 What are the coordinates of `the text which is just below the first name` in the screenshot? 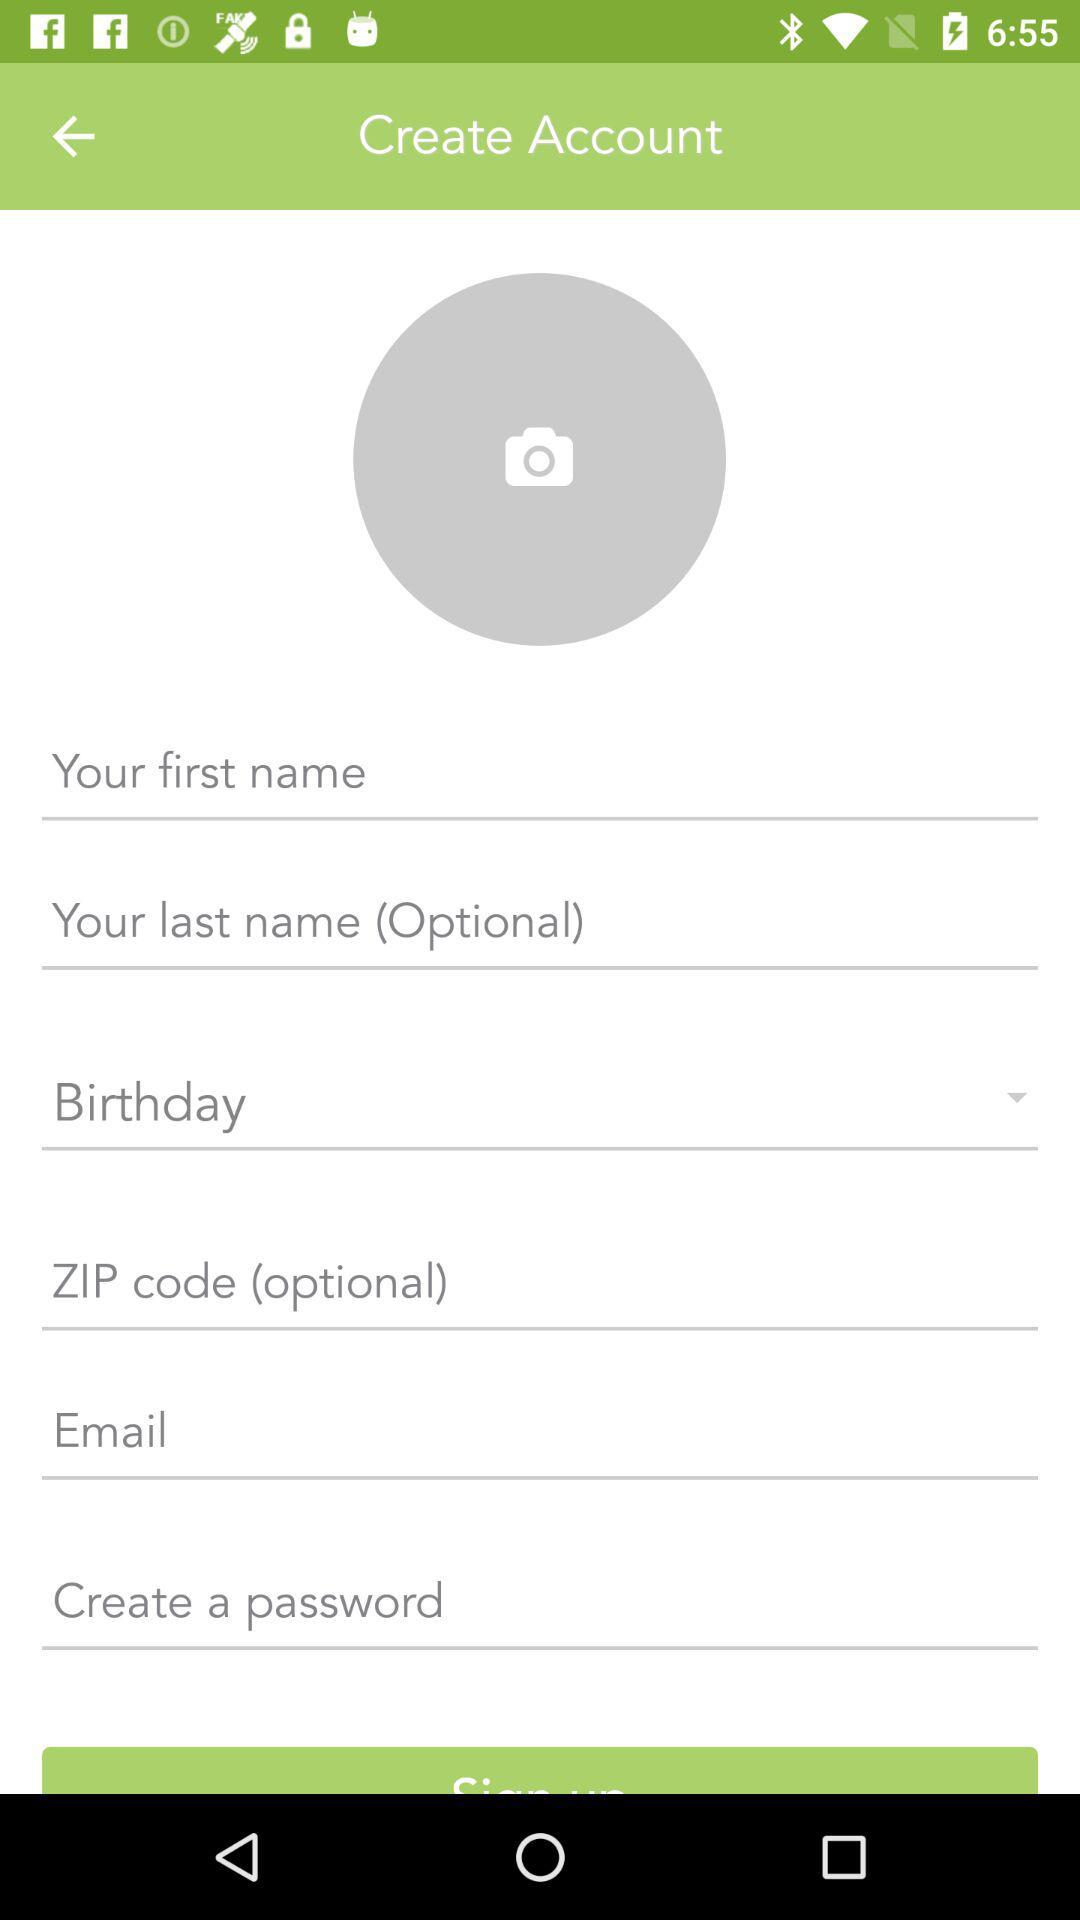 It's located at (540, 928).